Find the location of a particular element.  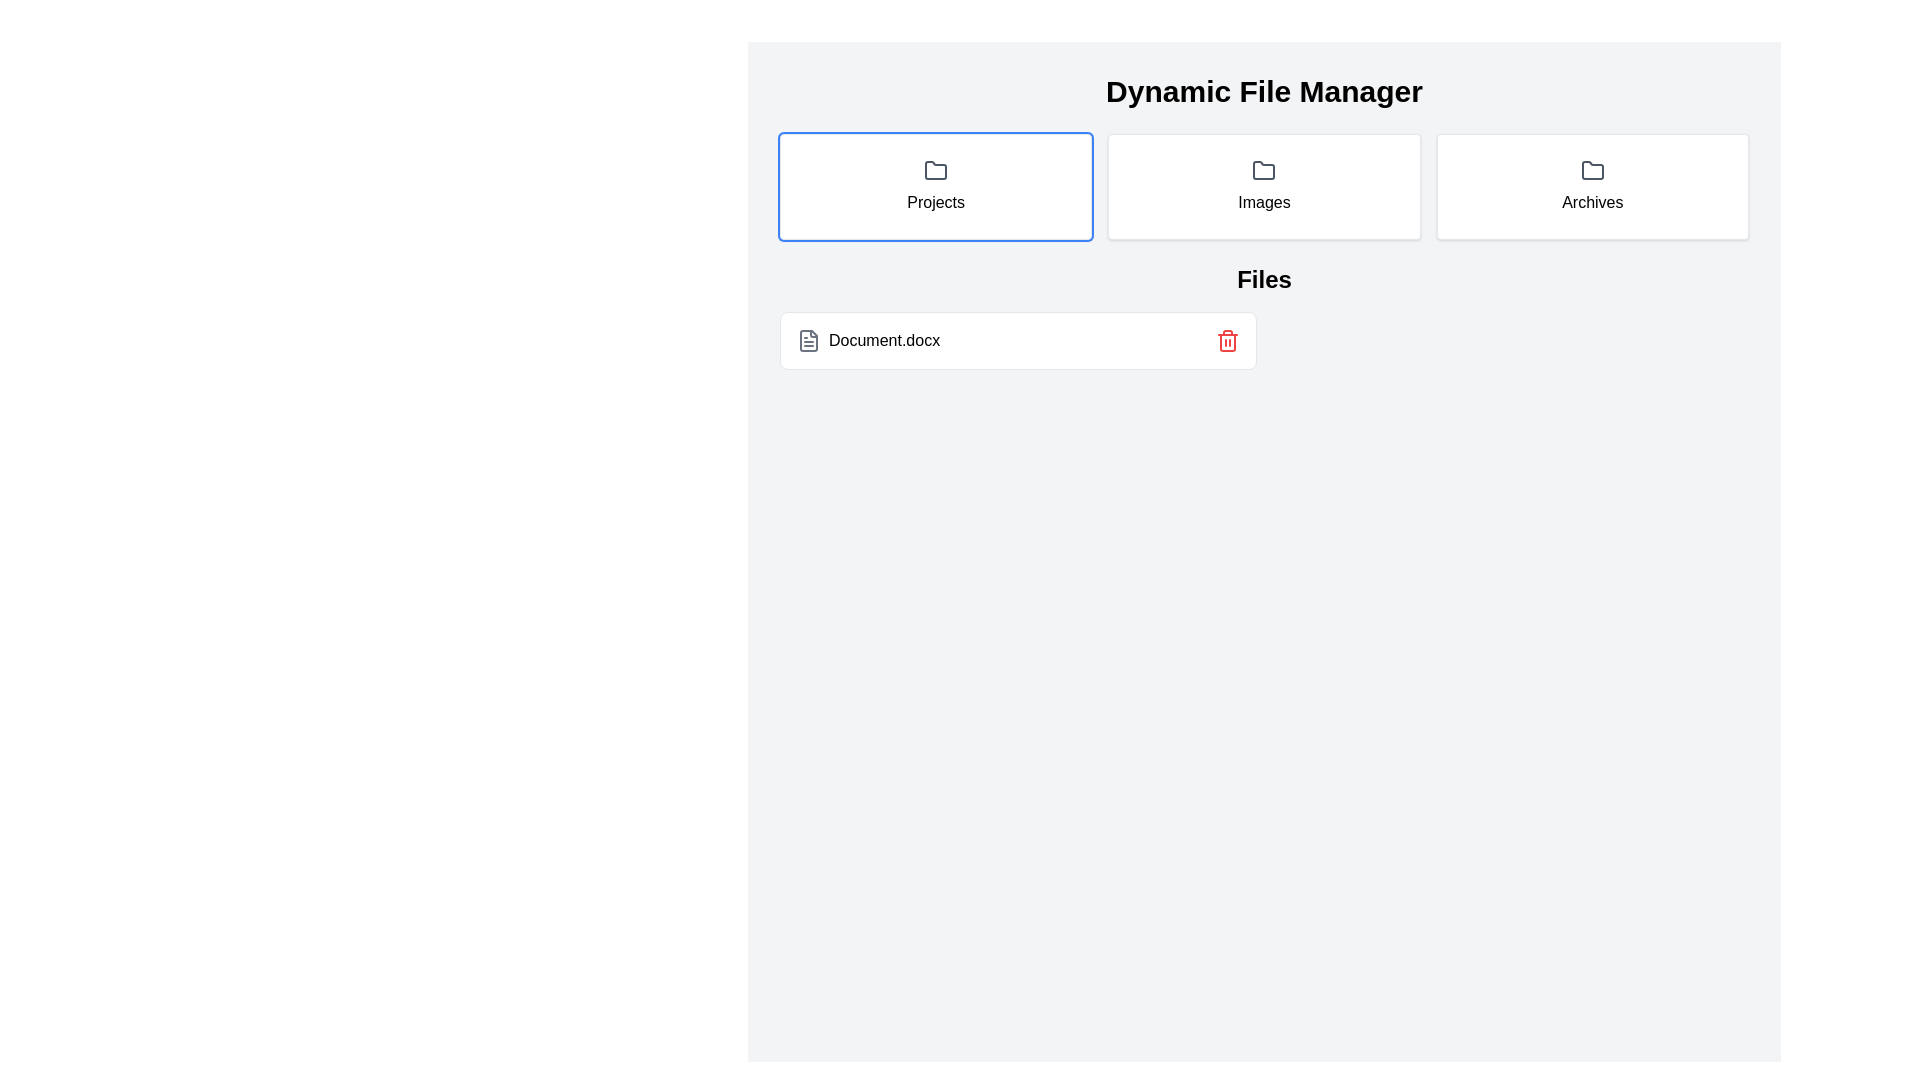

the illustrated folder icon in the 'Projects' section, which is styled with a simple outline and a cut-out design, located at the top left corner of the 'Files' section is located at coordinates (935, 169).